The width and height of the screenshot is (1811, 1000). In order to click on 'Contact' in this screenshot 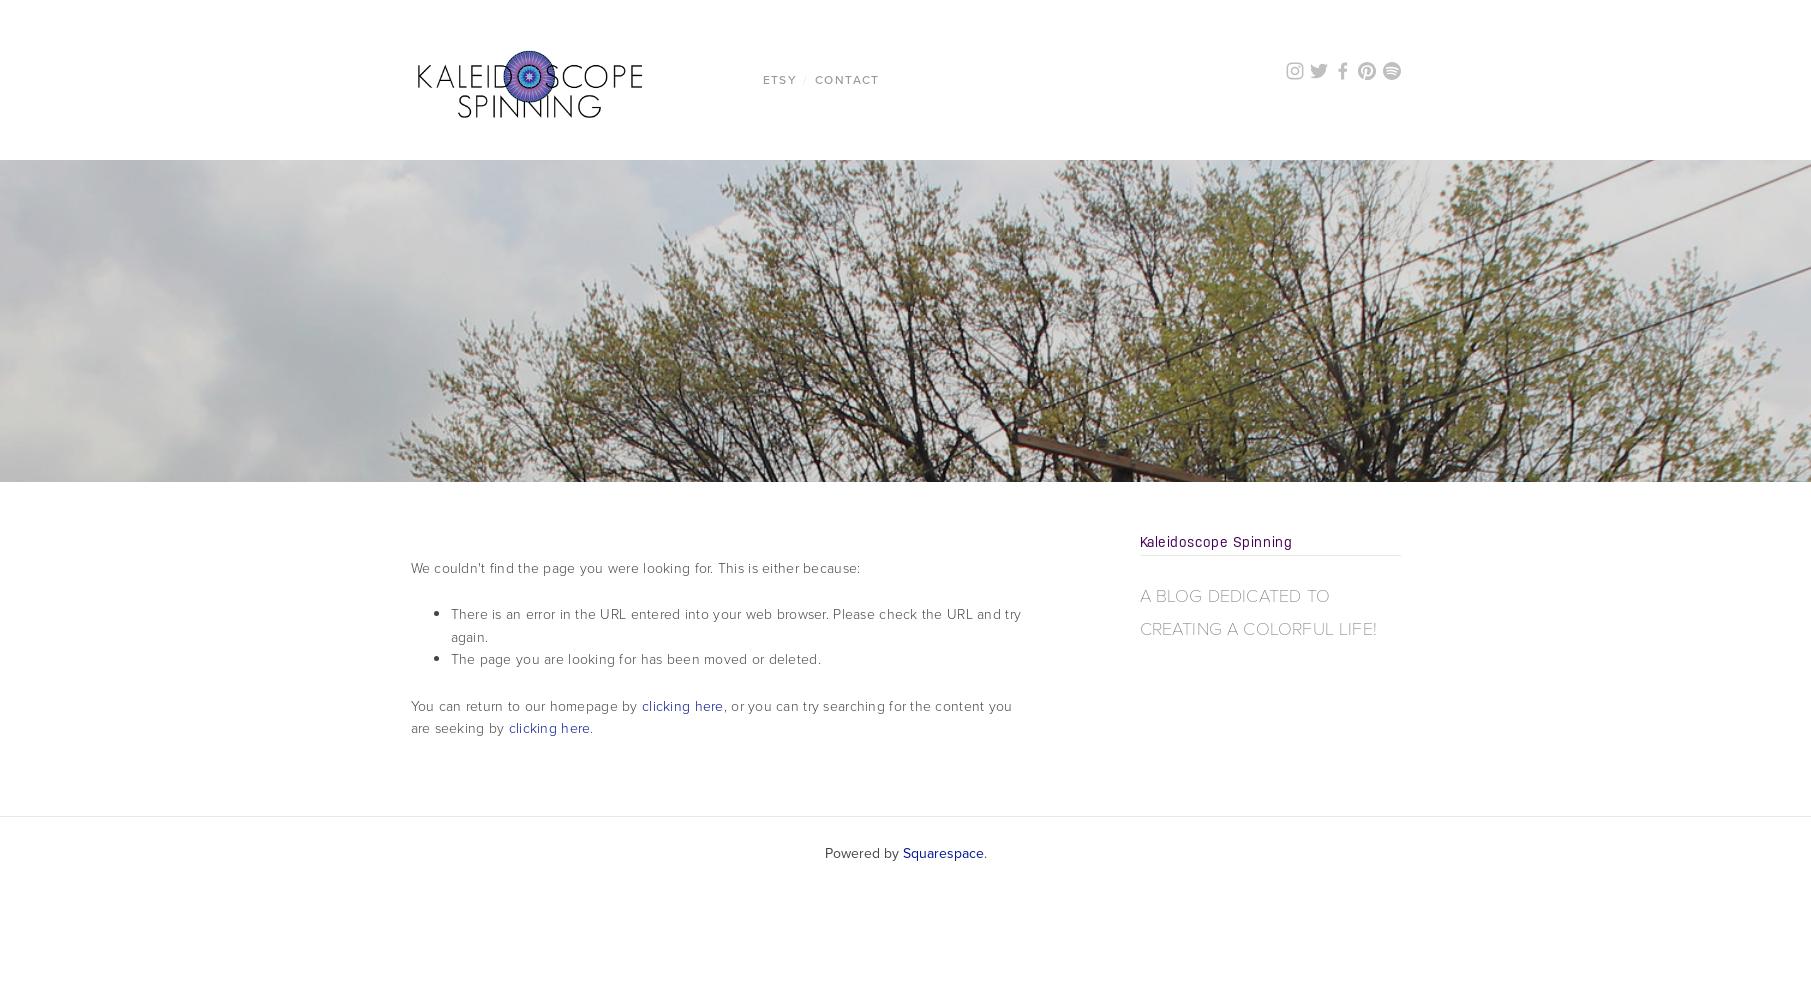, I will do `click(846, 78)`.